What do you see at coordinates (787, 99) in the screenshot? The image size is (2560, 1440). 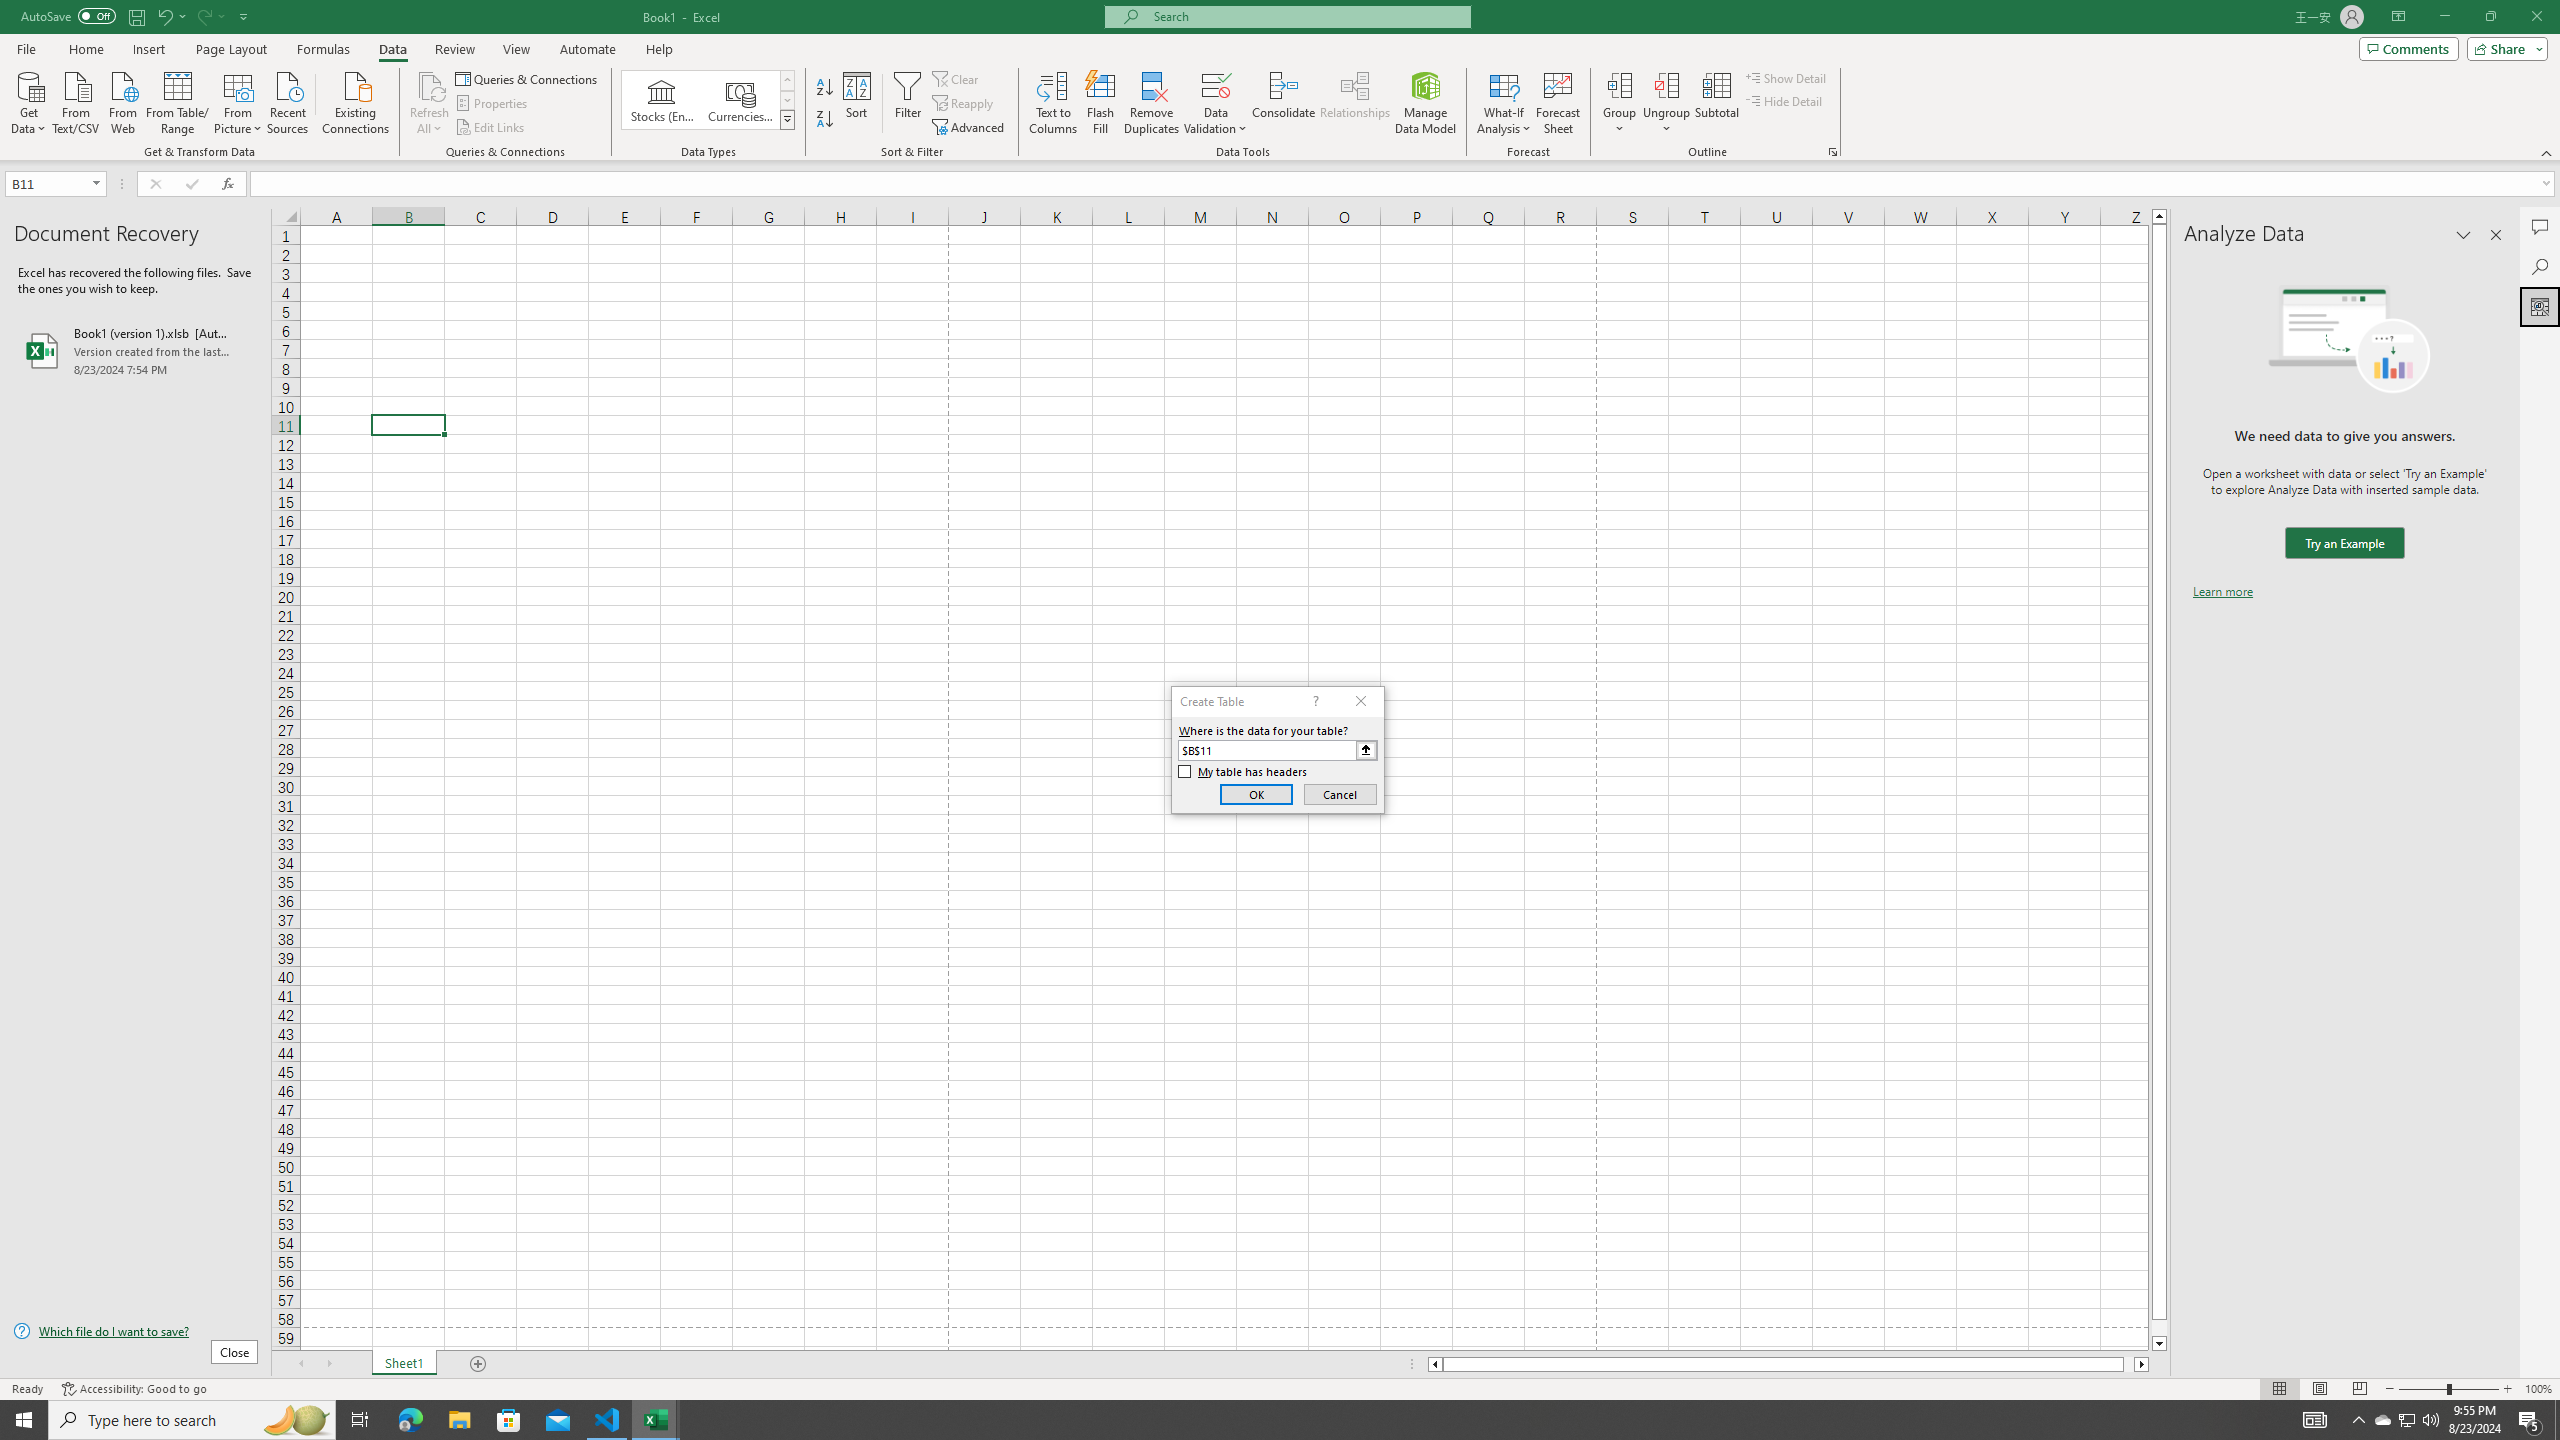 I see `'Row Down'` at bounding box center [787, 99].